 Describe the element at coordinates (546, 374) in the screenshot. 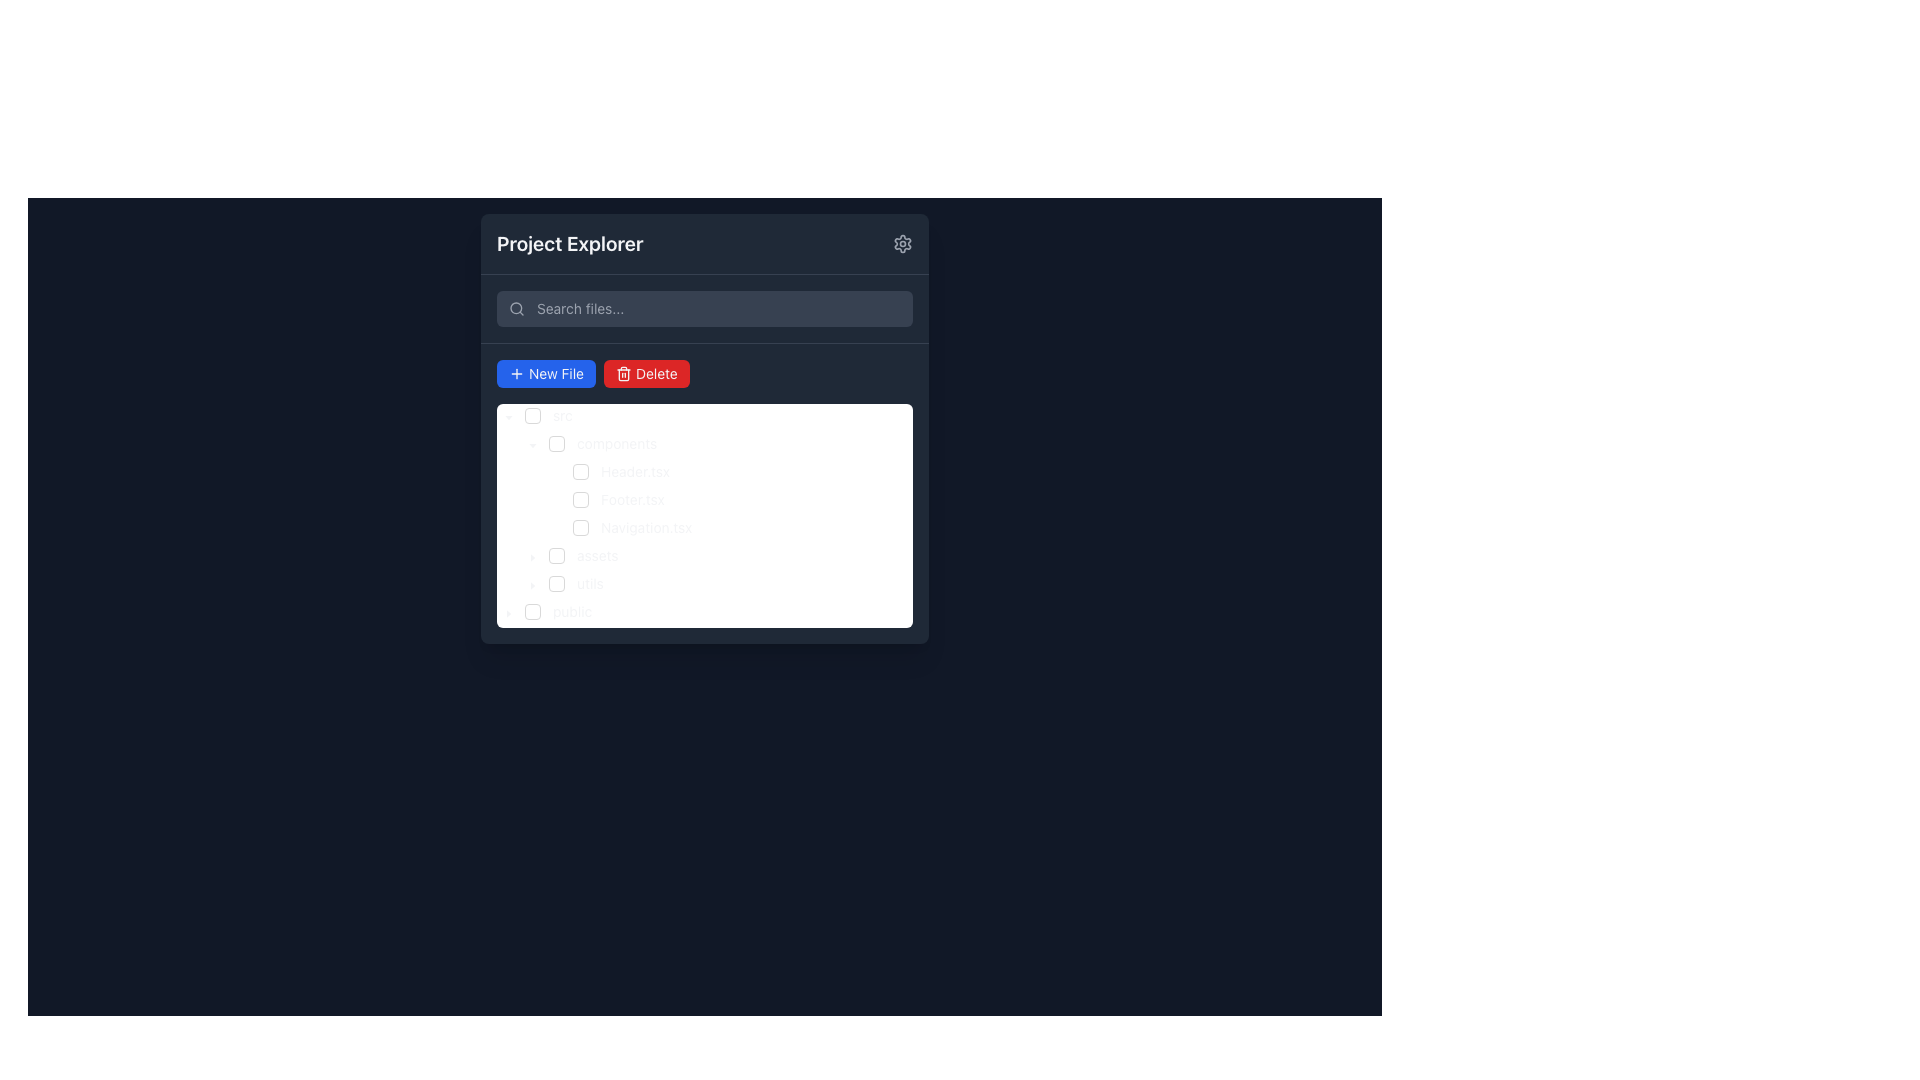

I see `the 'New File' button, which is a rectangular button with a blue background, rounded corners, and displays the text 'New File' in white with a '+' icon to the left` at that location.